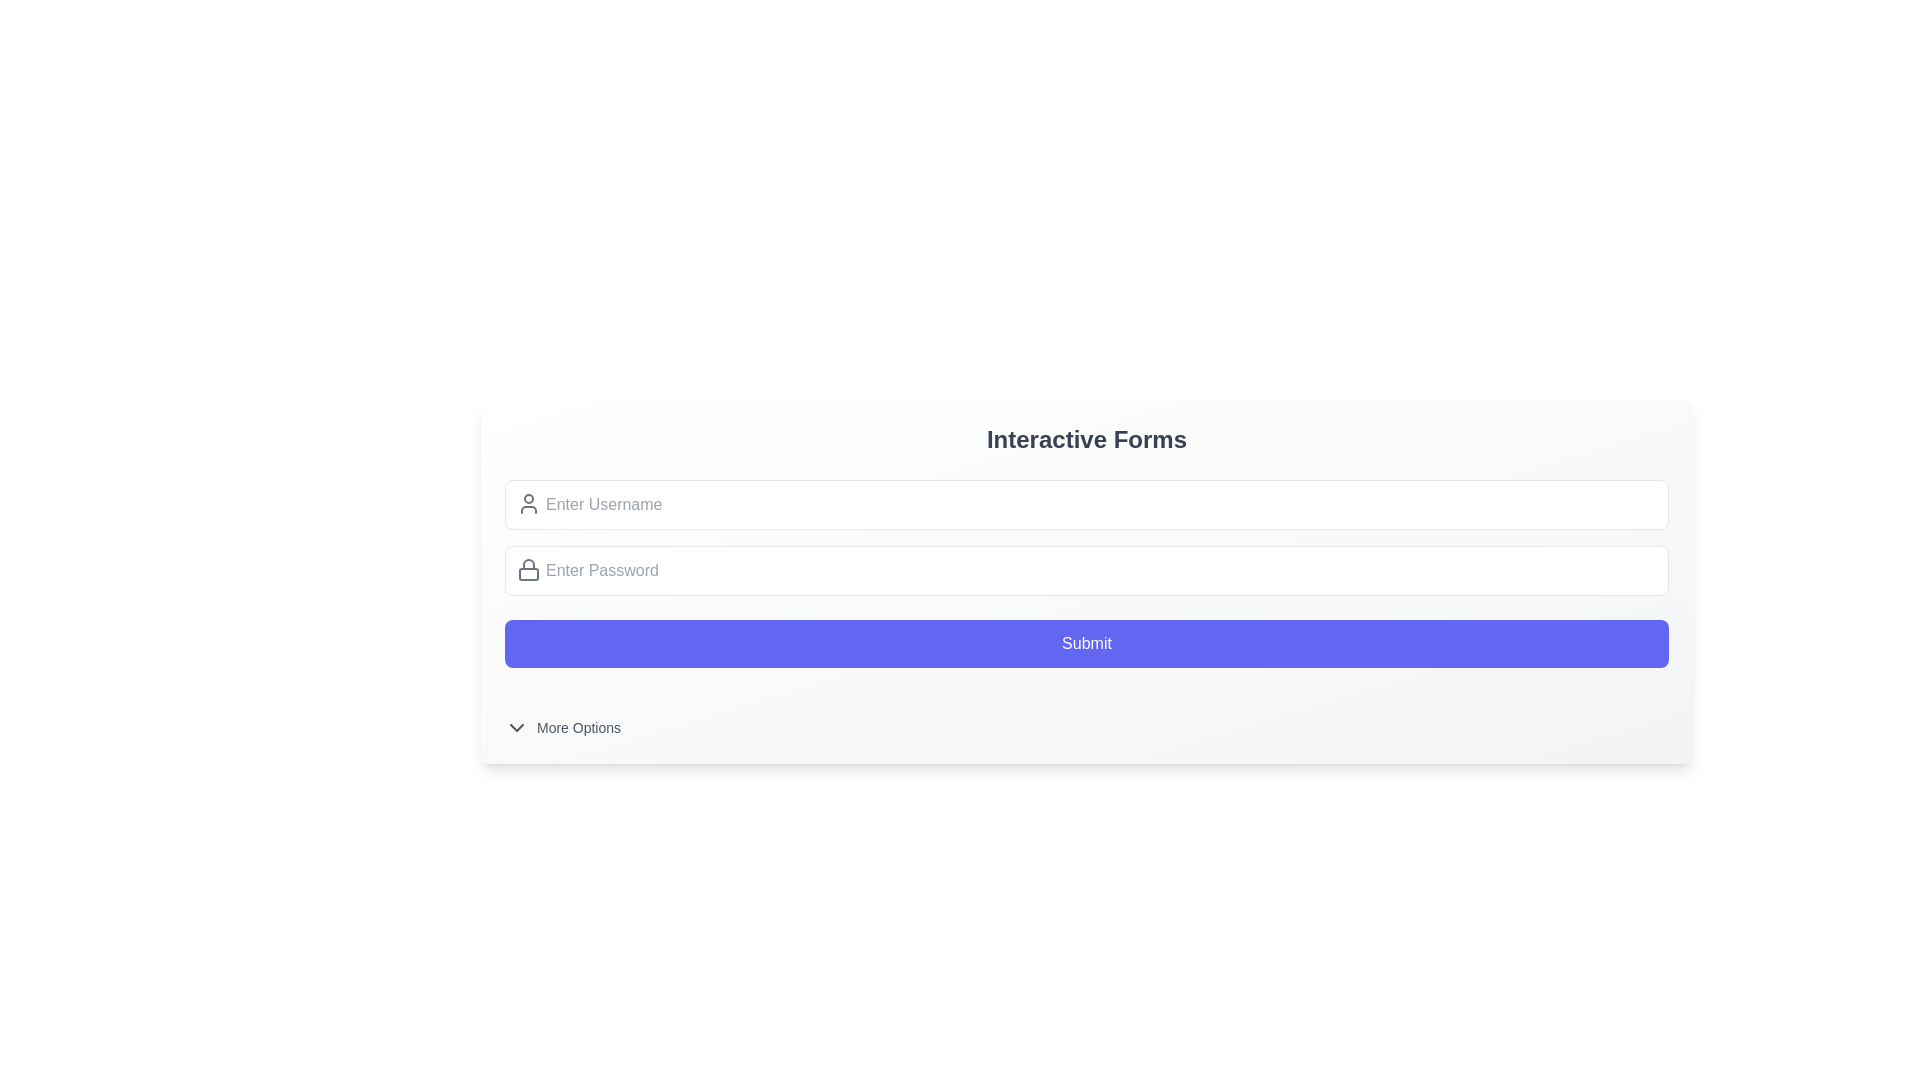 This screenshot has height=1080, width=1920. Describe the element at coordinates (528, 574) in the screenshot. I see `the lock icon component, which visually represents password security and is located to the left of the 'Enter Password' input field` at that location.